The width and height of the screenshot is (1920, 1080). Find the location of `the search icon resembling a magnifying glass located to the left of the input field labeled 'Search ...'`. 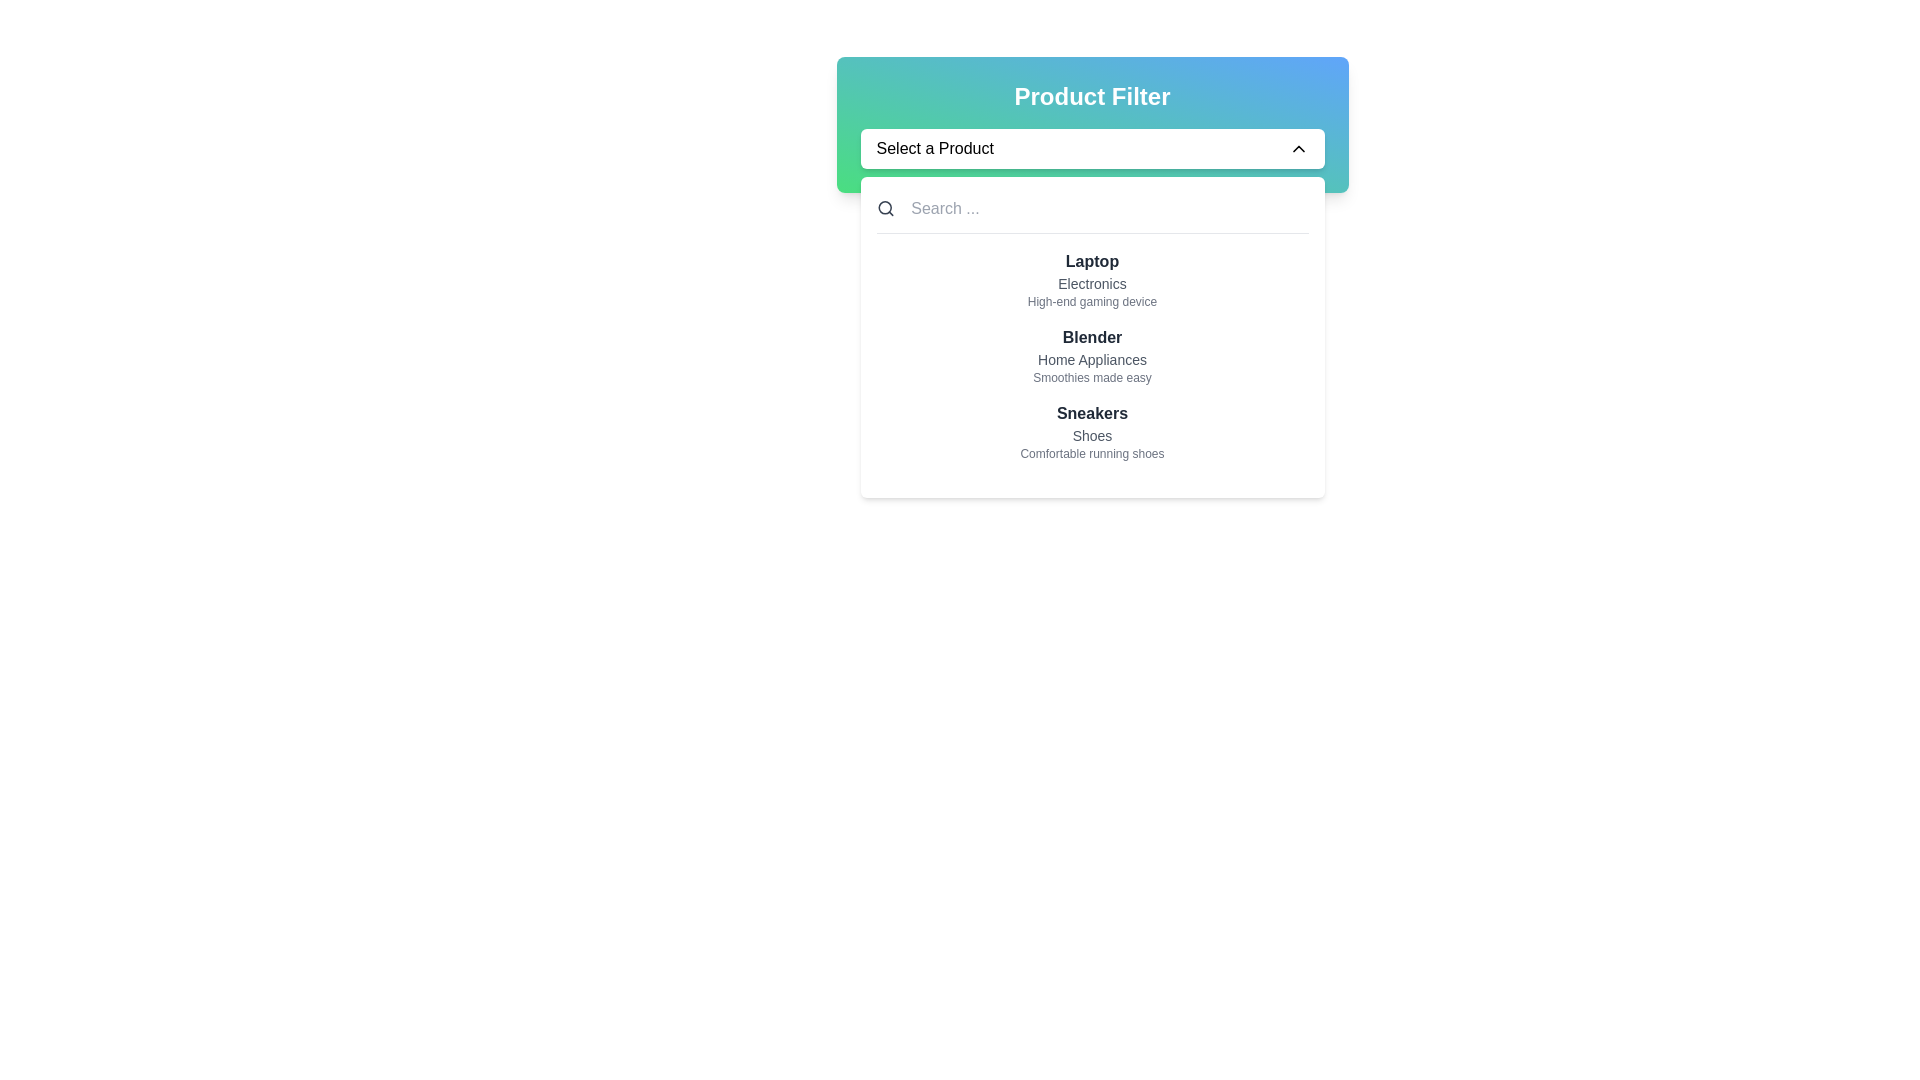

the search icon resembling a magnifying glass located to the left of the input field labeled 'Search ...' is located at coordinates (884, 208).